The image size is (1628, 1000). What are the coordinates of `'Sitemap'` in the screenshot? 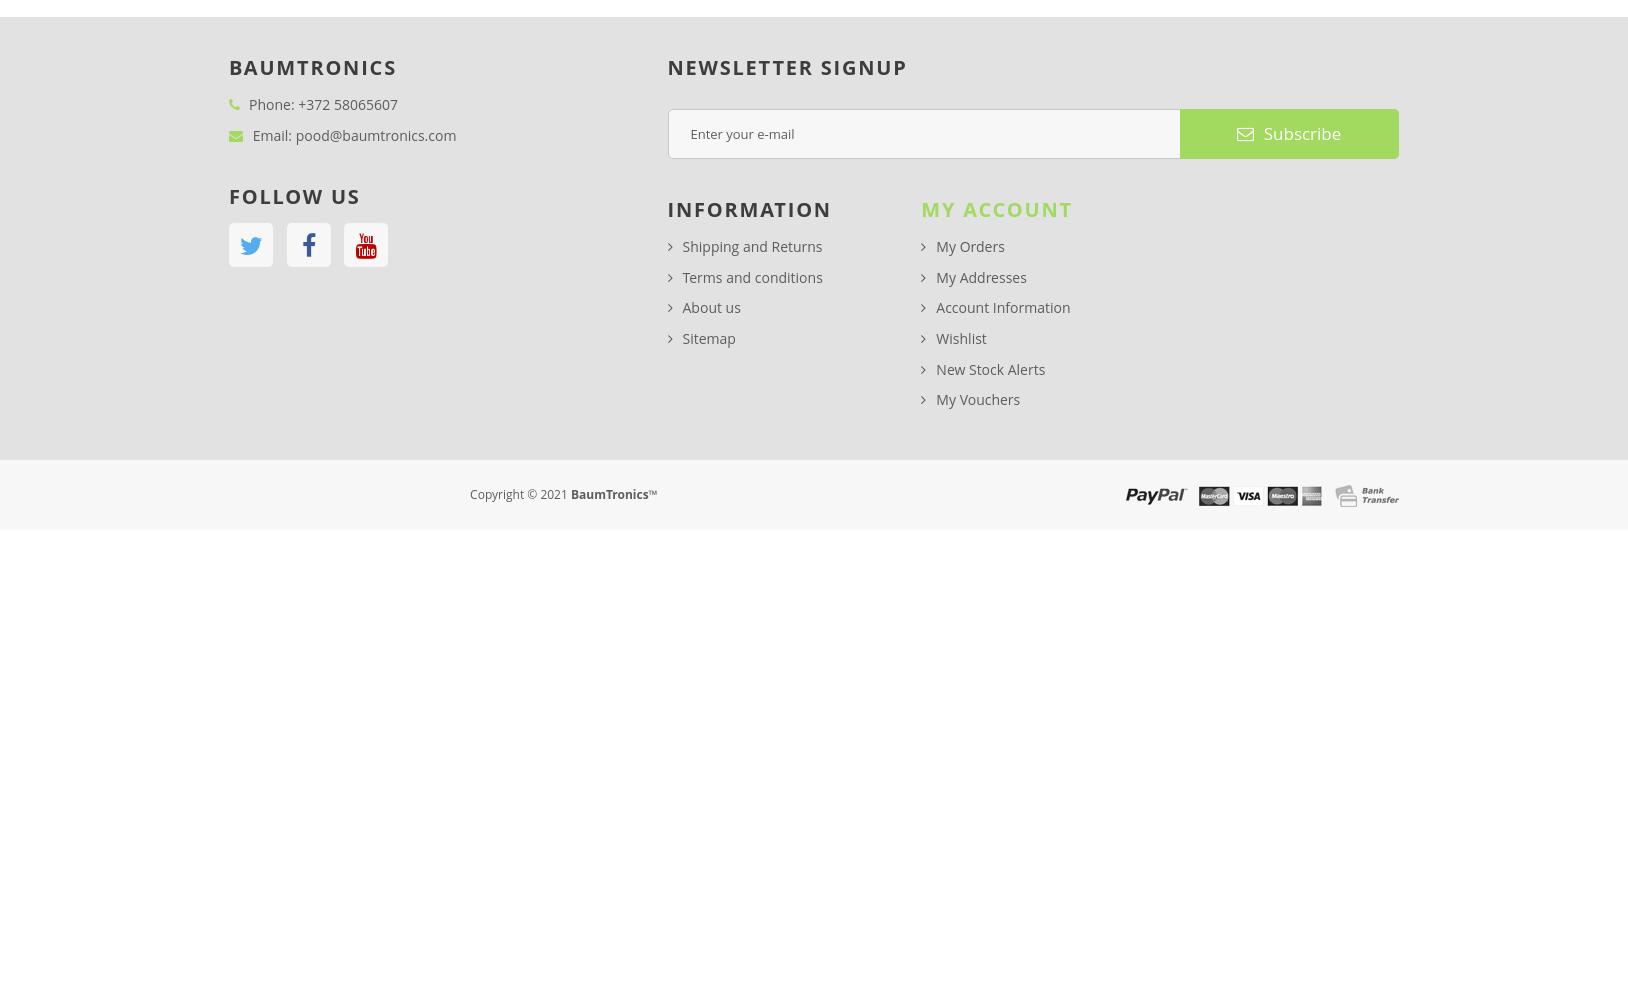 It's located at (708, 336).